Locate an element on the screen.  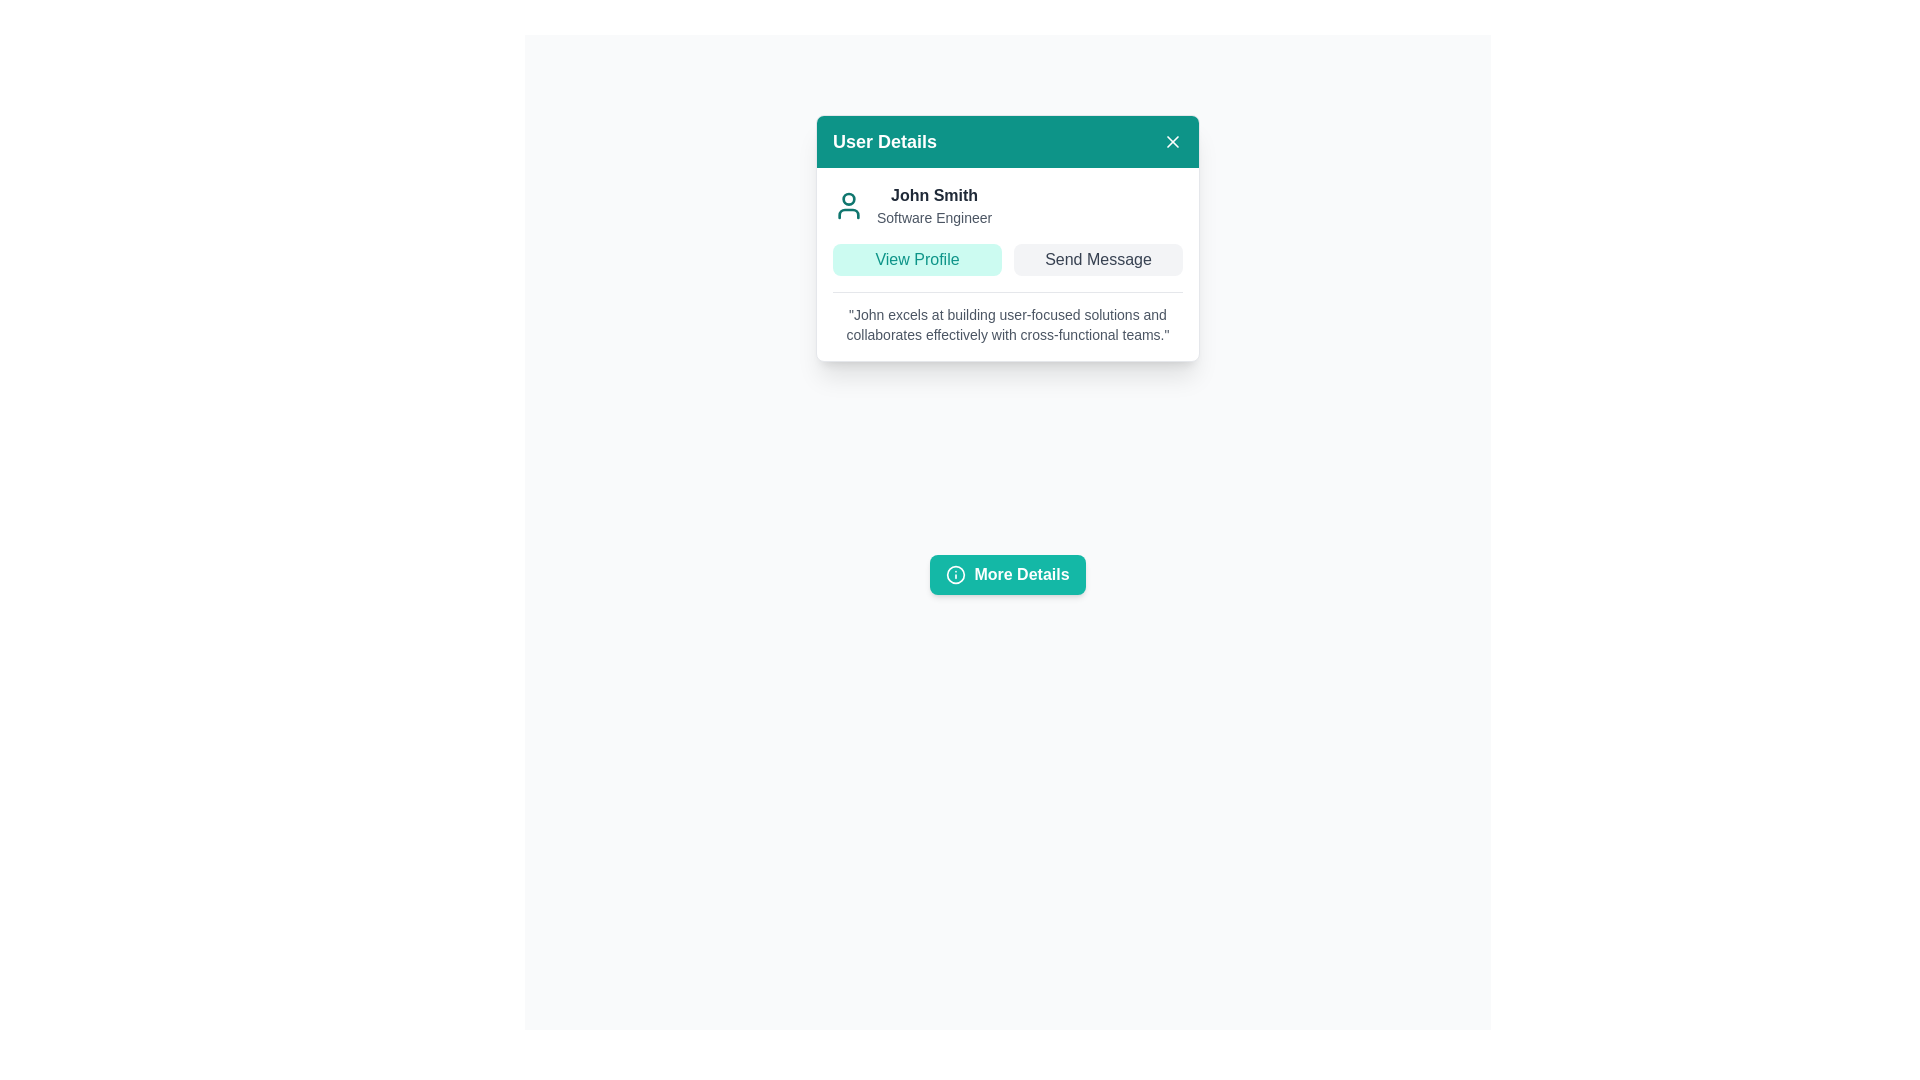
the user profile icon located to the left of the user details section, which represents the user 'John Smith', a Software Engineer is located at coordinates (849, 205).